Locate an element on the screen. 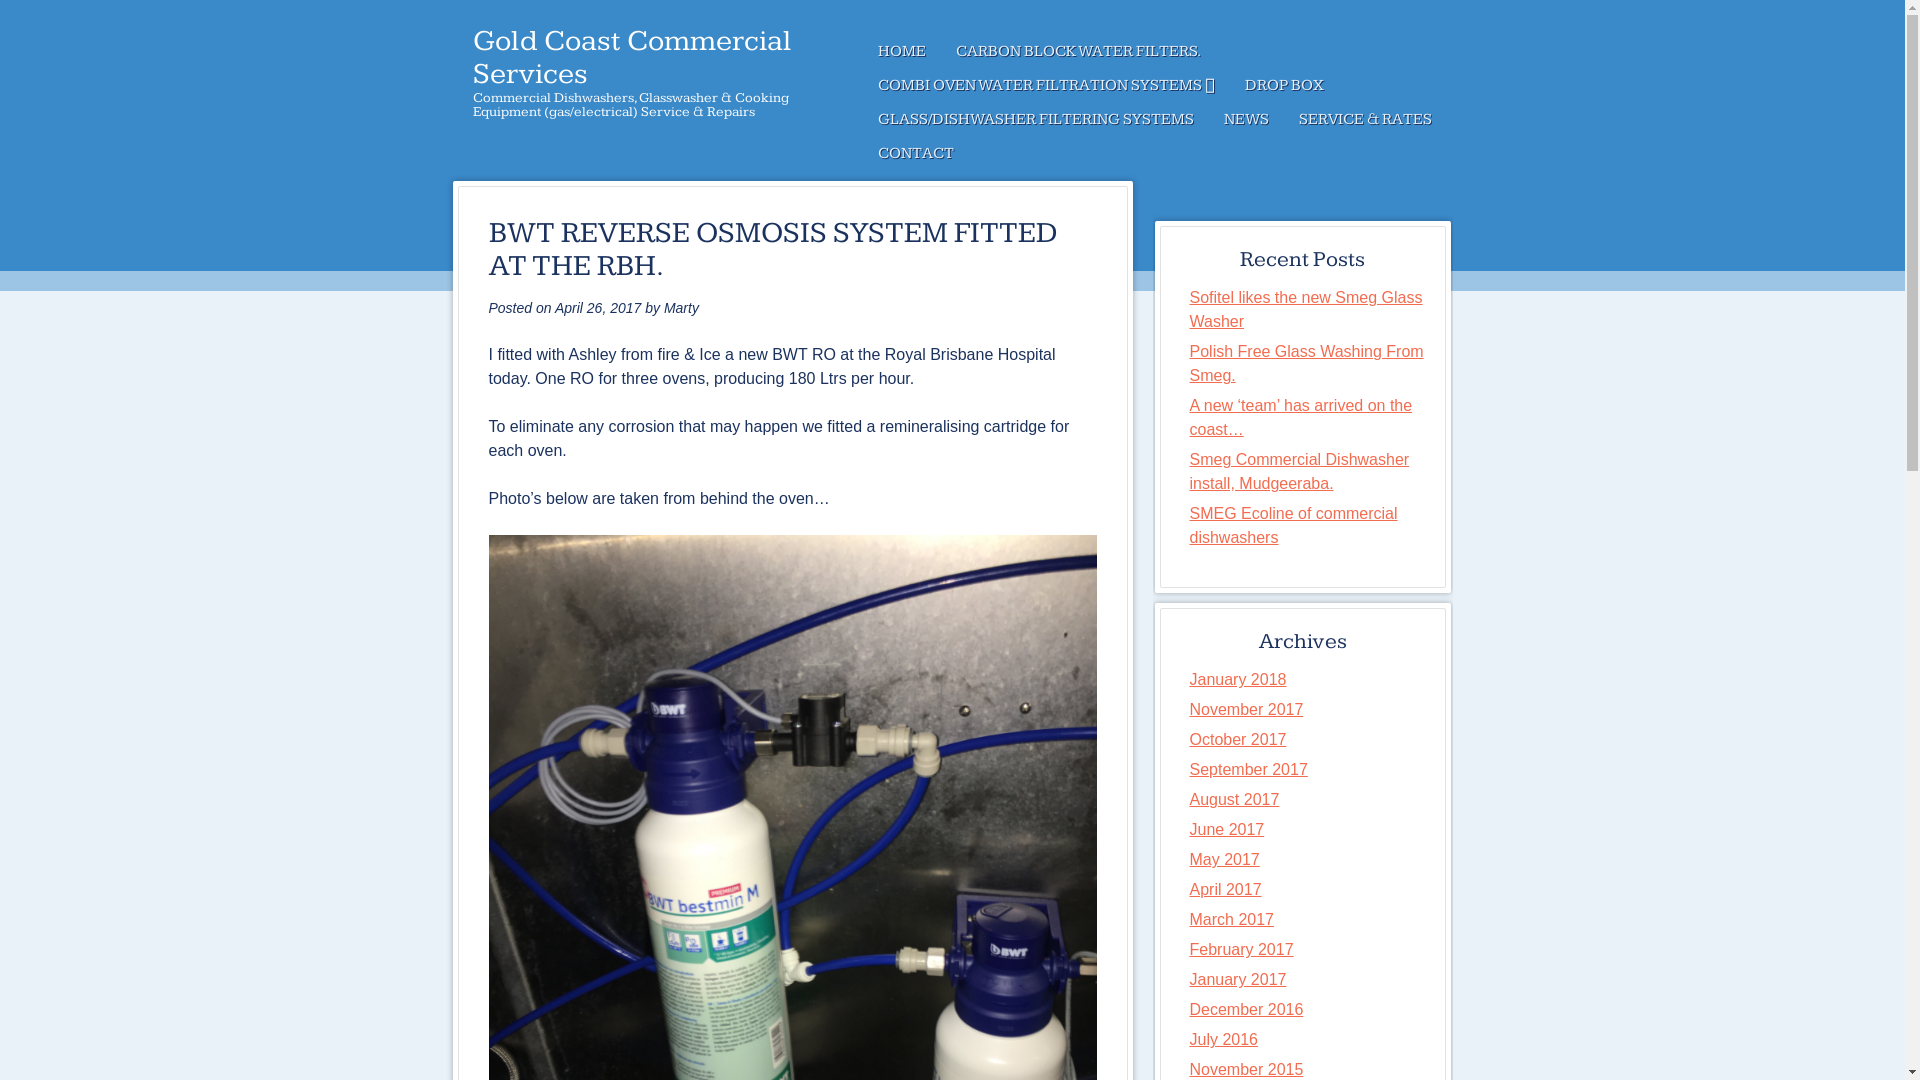  'January 2017' is located at coordinates (1237, 978).